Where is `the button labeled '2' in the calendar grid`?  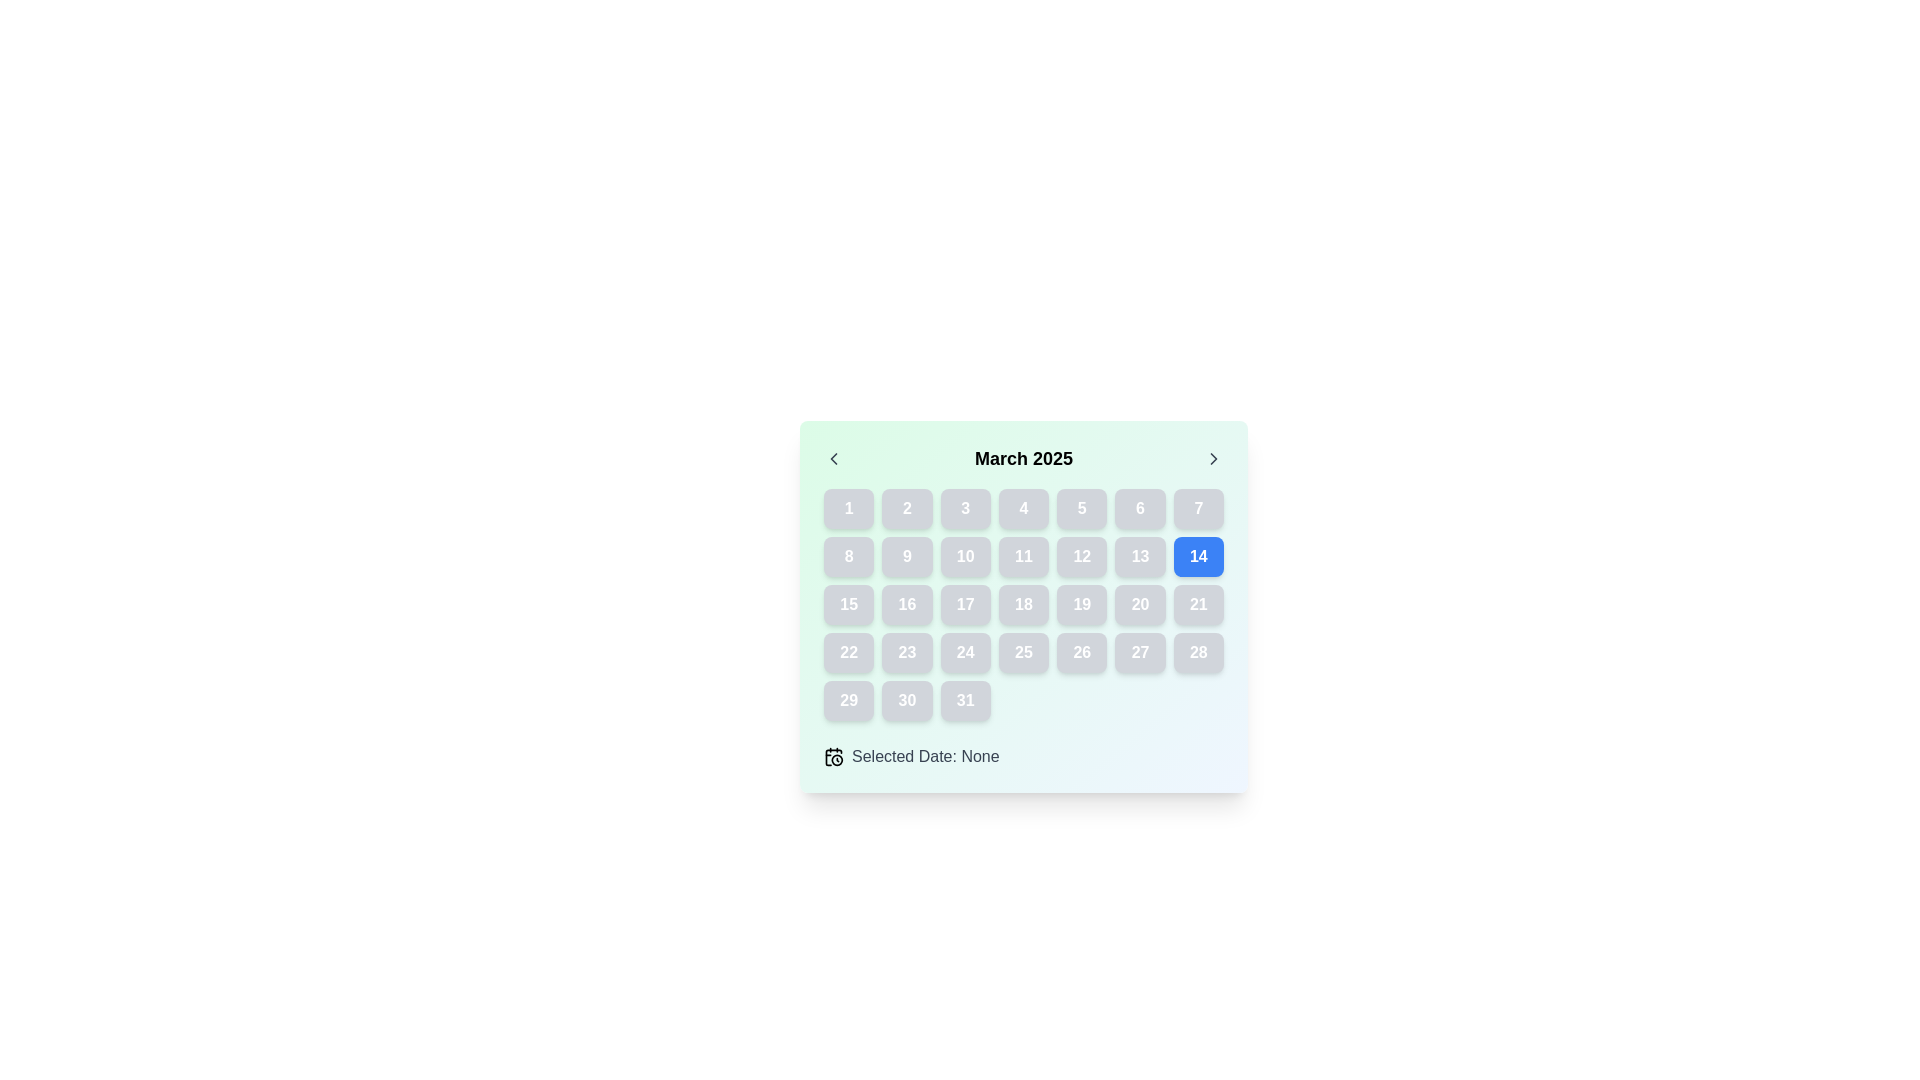
the button labeled '2' in the calendar grid is located at coordinates (906, 508).